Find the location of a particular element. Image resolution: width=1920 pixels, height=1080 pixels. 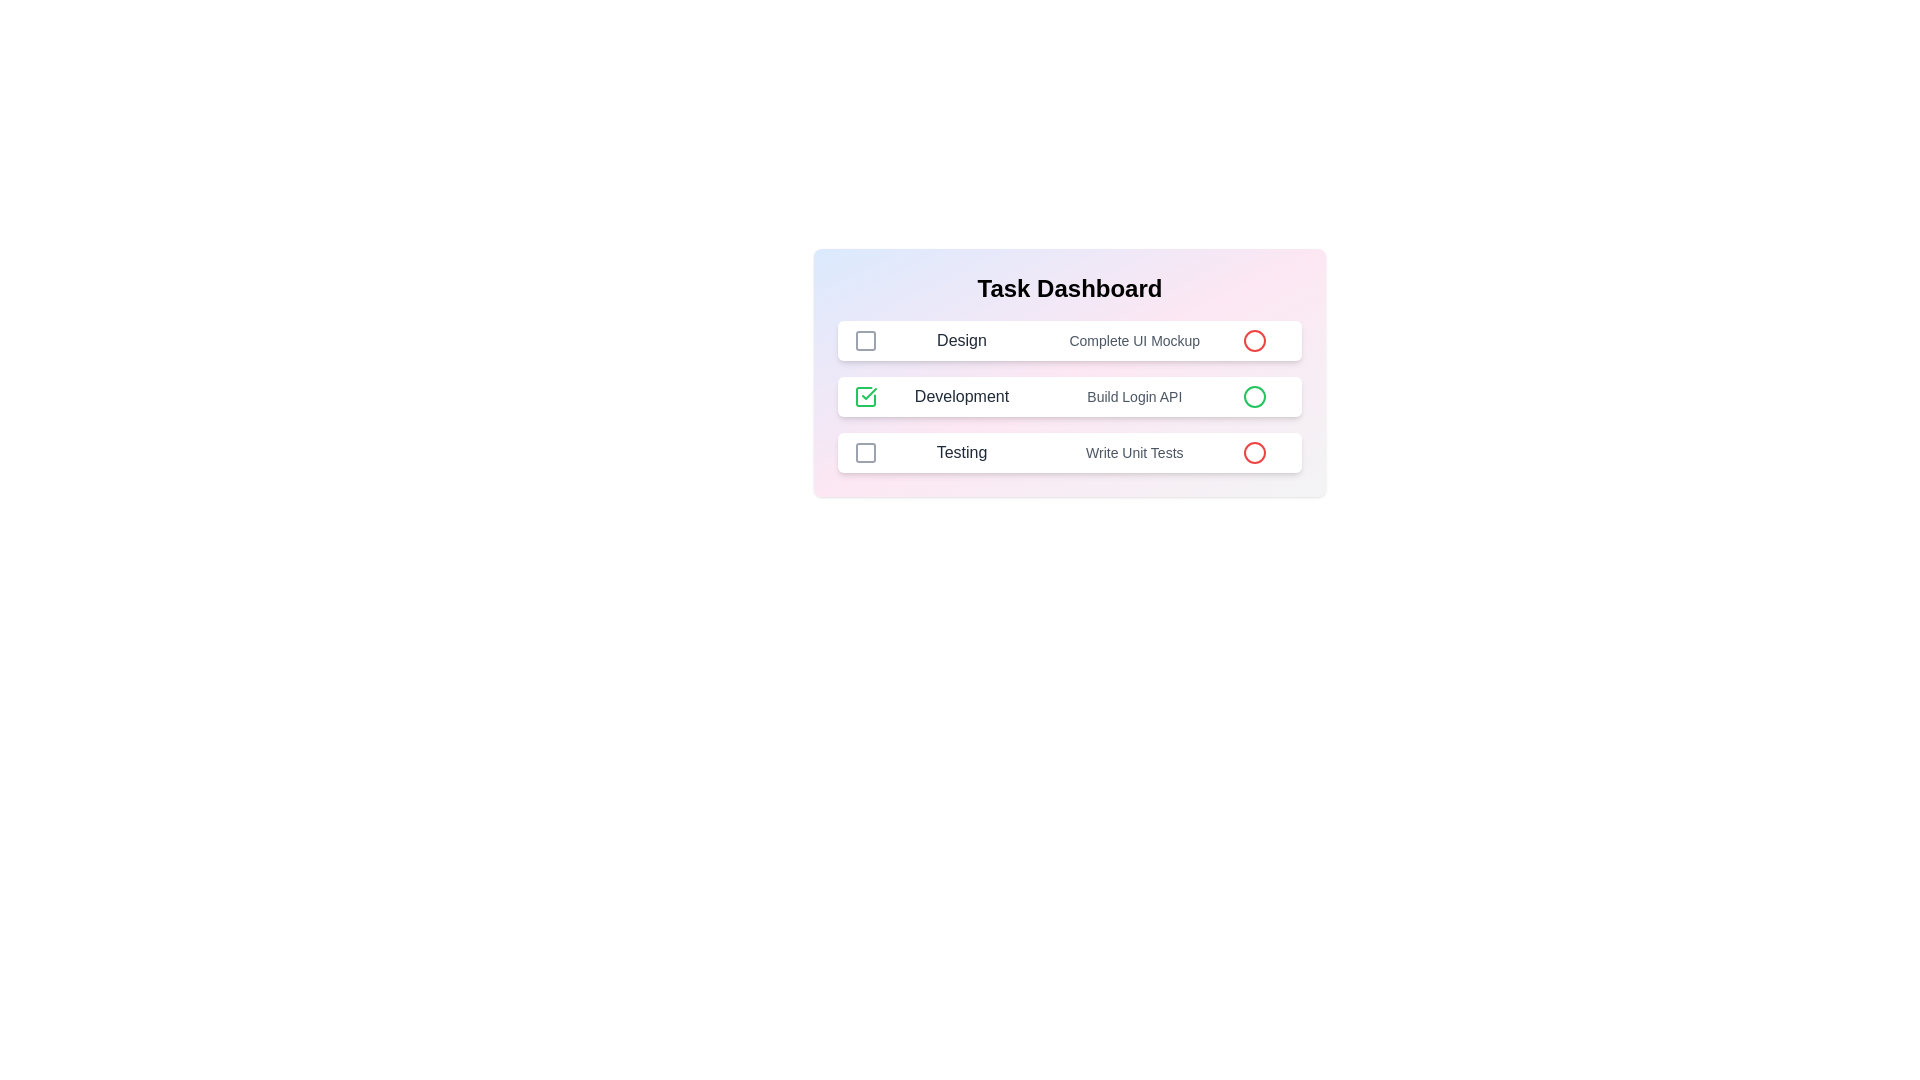

the completion icon for the task 'Testing' is located at coordinates (865, 452).